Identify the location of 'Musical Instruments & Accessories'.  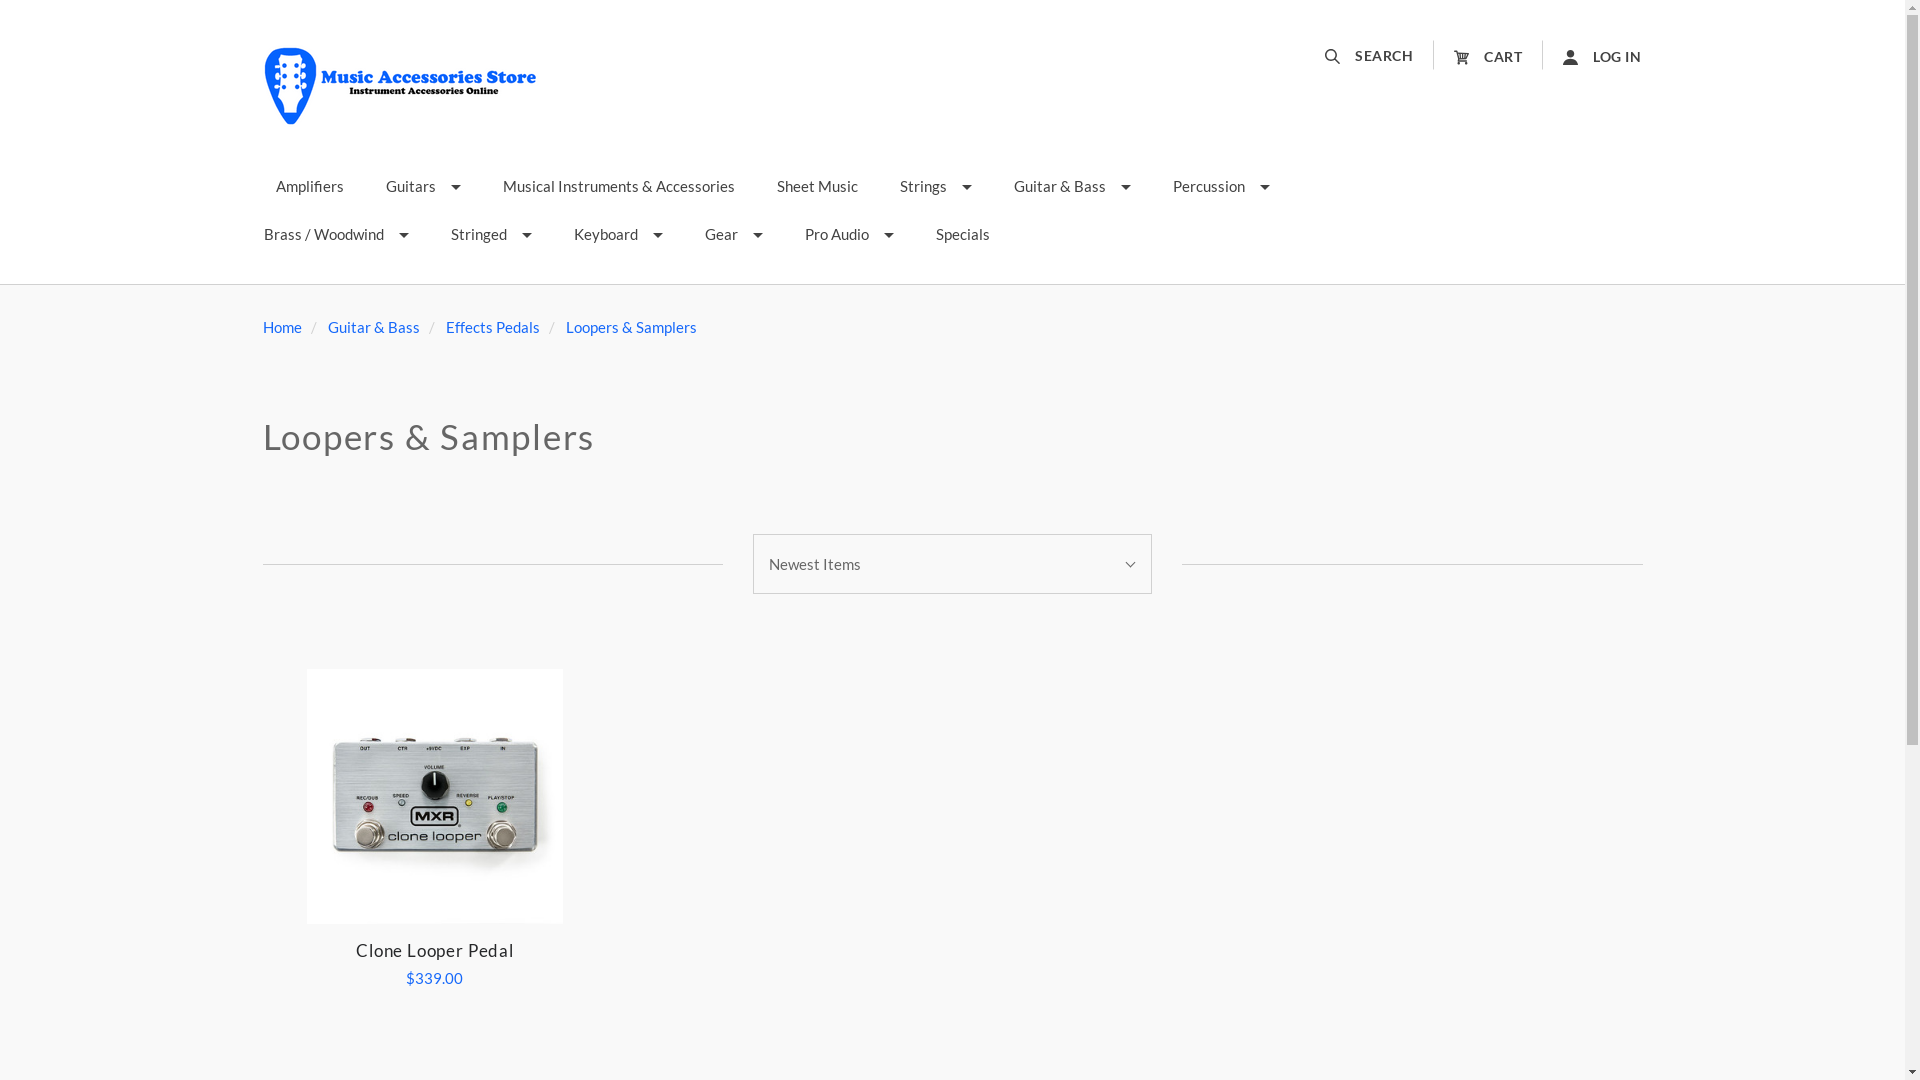
(618, 186).